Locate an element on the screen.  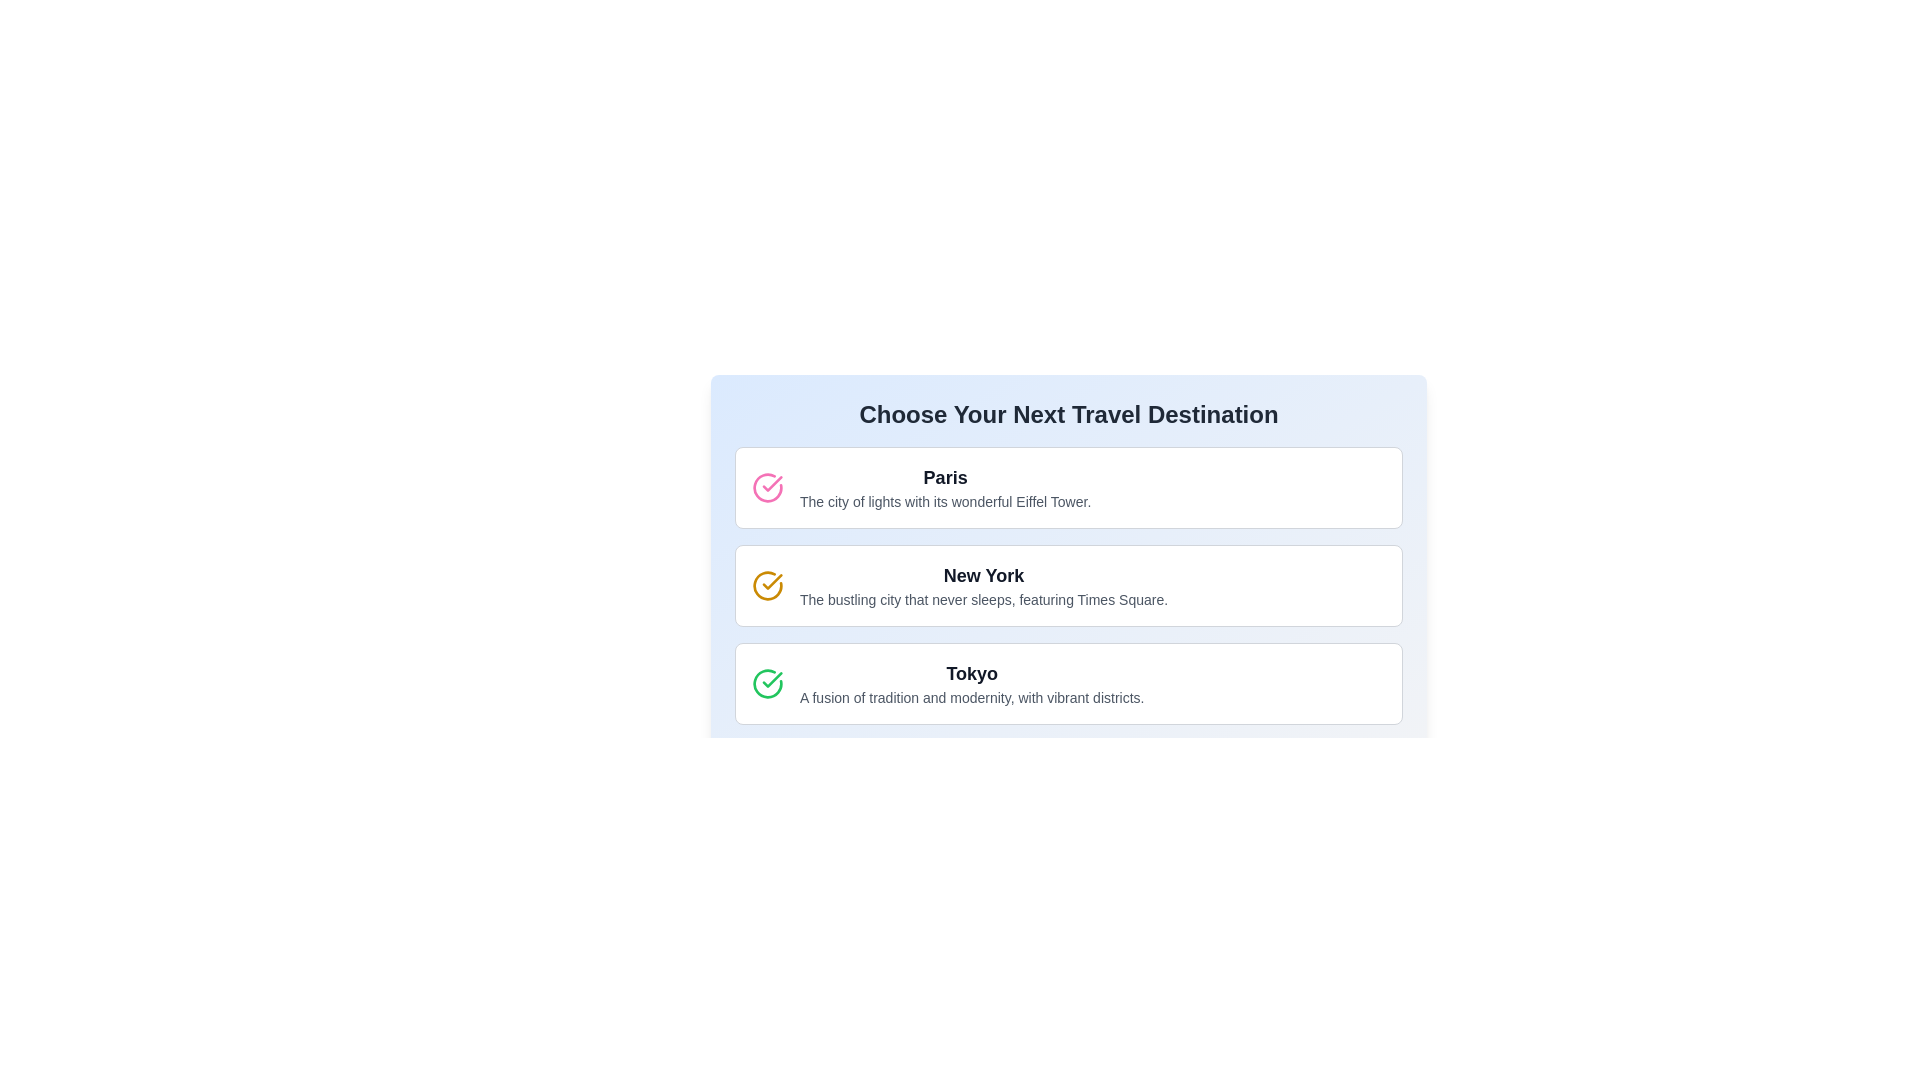
the text block displaying 'Tokyo' which consists of bold text and a smaller gray description below it, positioned centrally in a vertical list is located at coordinates (972, 682).